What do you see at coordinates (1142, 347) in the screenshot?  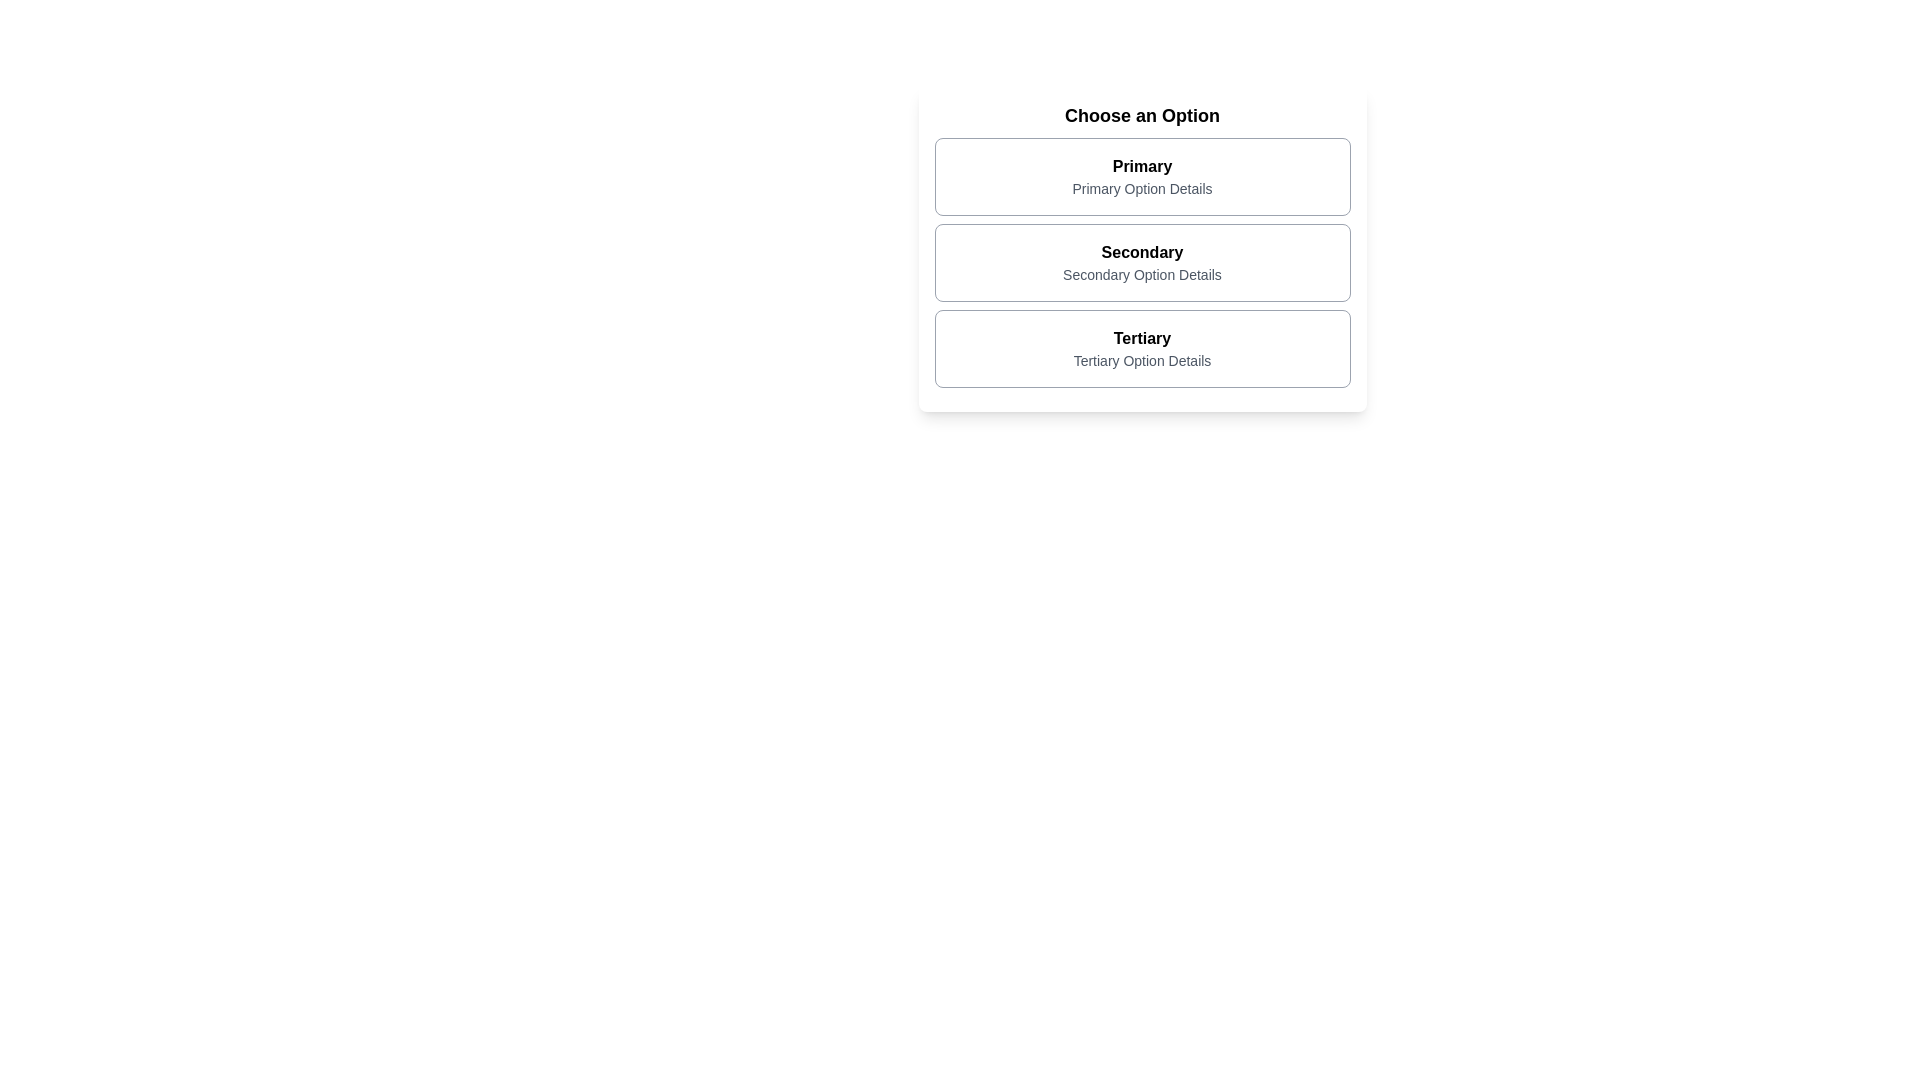 I see `the 'Tertiary' clickable card option located below the 'Secondary' option in the 'Choose an Option' section` at bounding box center [1142, 347].